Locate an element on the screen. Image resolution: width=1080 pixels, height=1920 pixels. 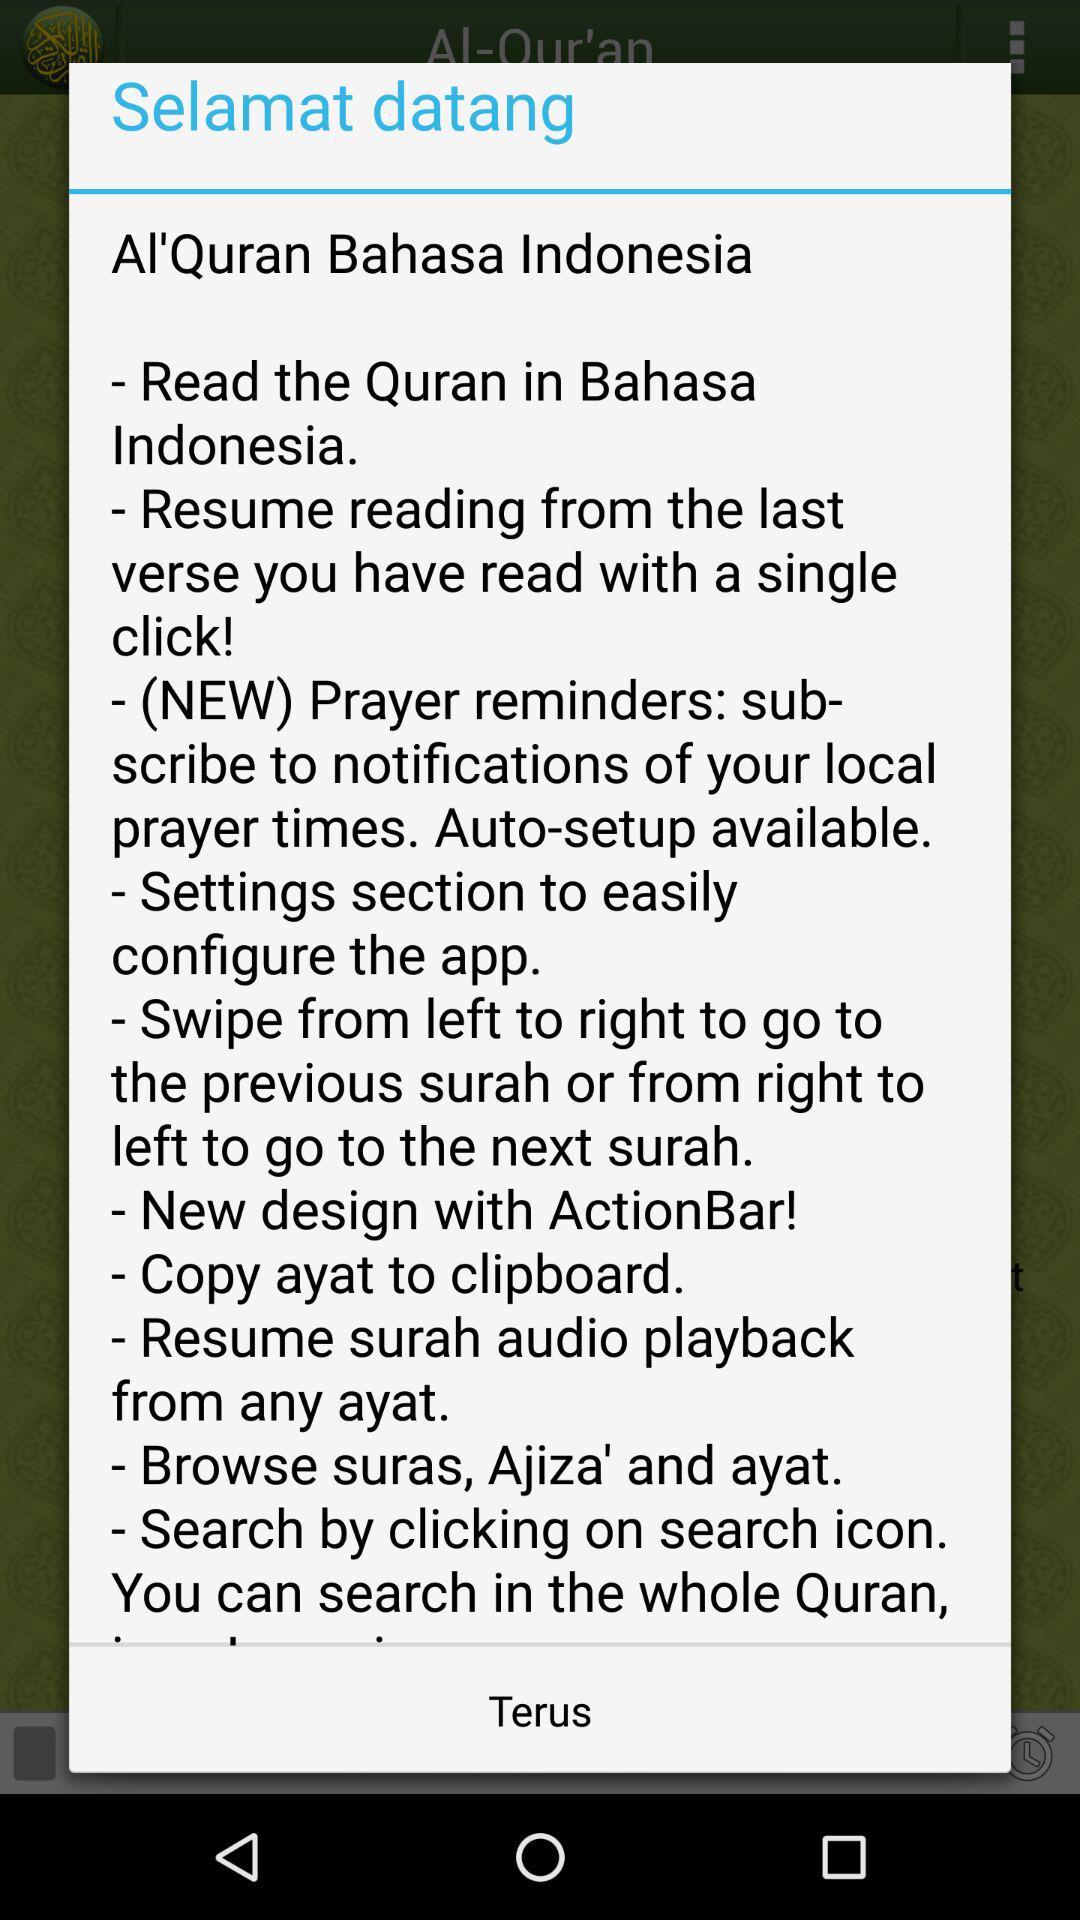
terus at the bottom is located at coordinates (540, 1708).